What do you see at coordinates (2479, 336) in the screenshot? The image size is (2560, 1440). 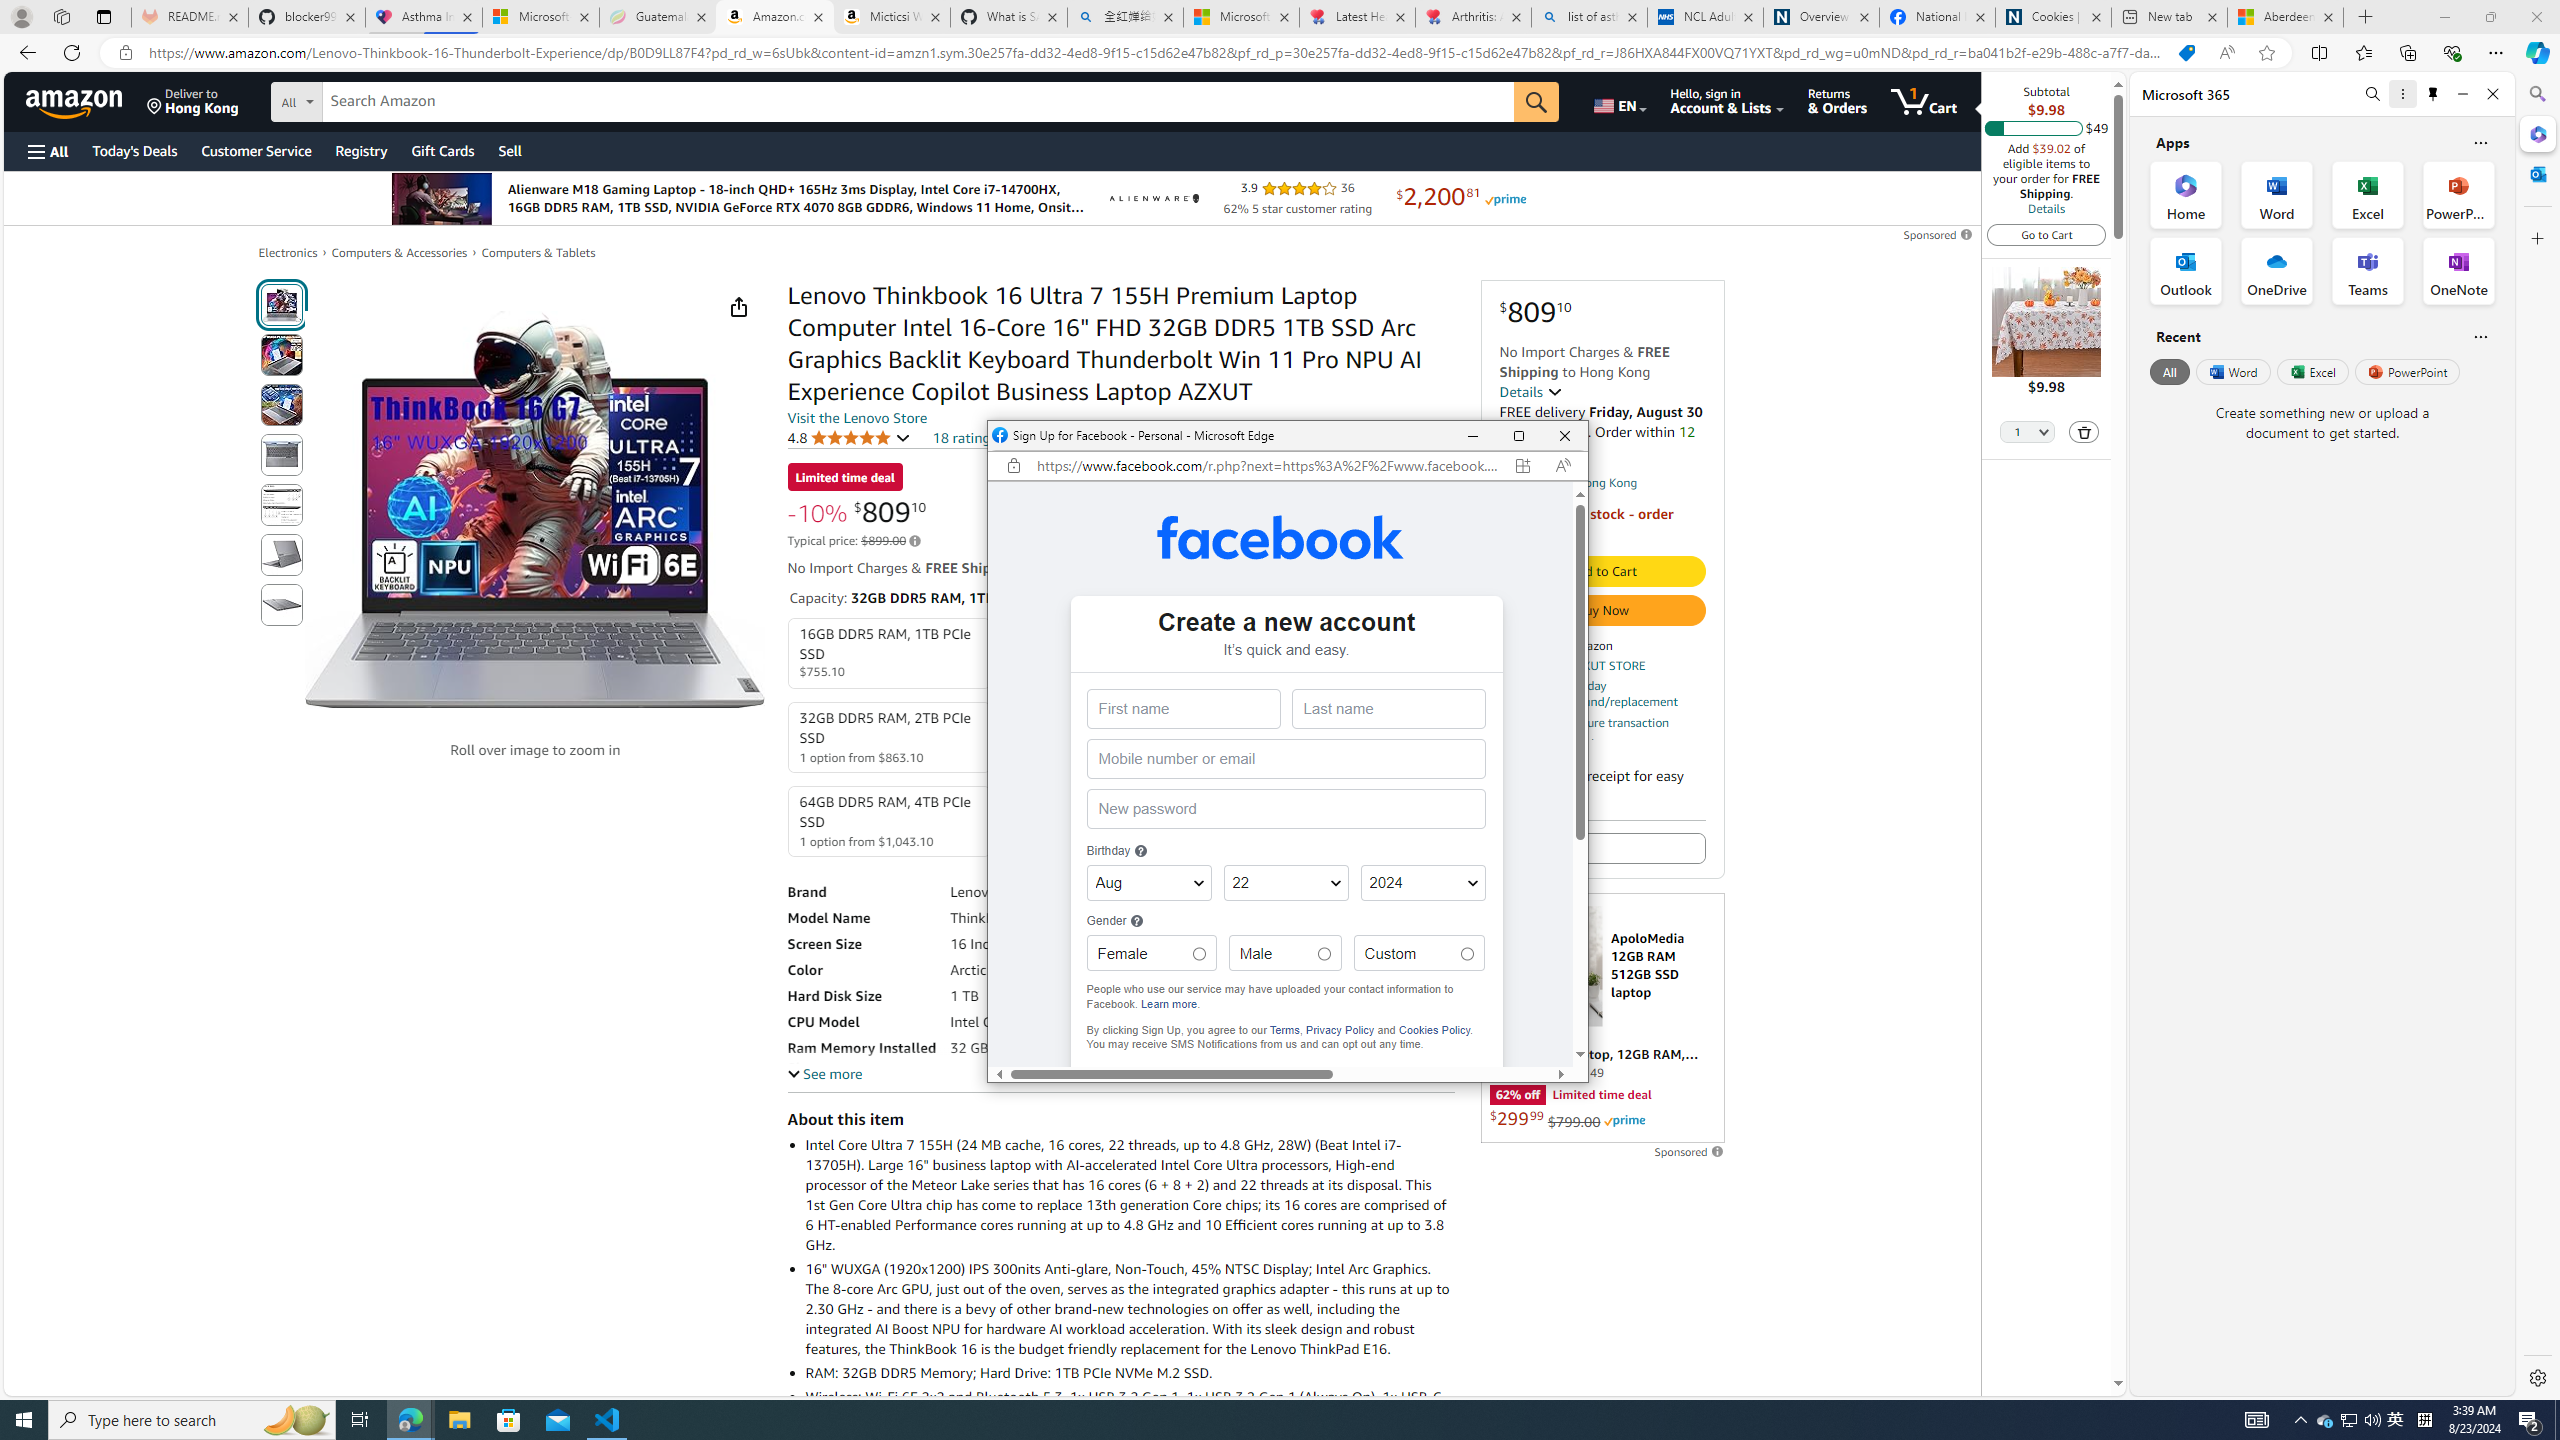 I see `'Is this helpful?'` at bounding box center [2479, 336].